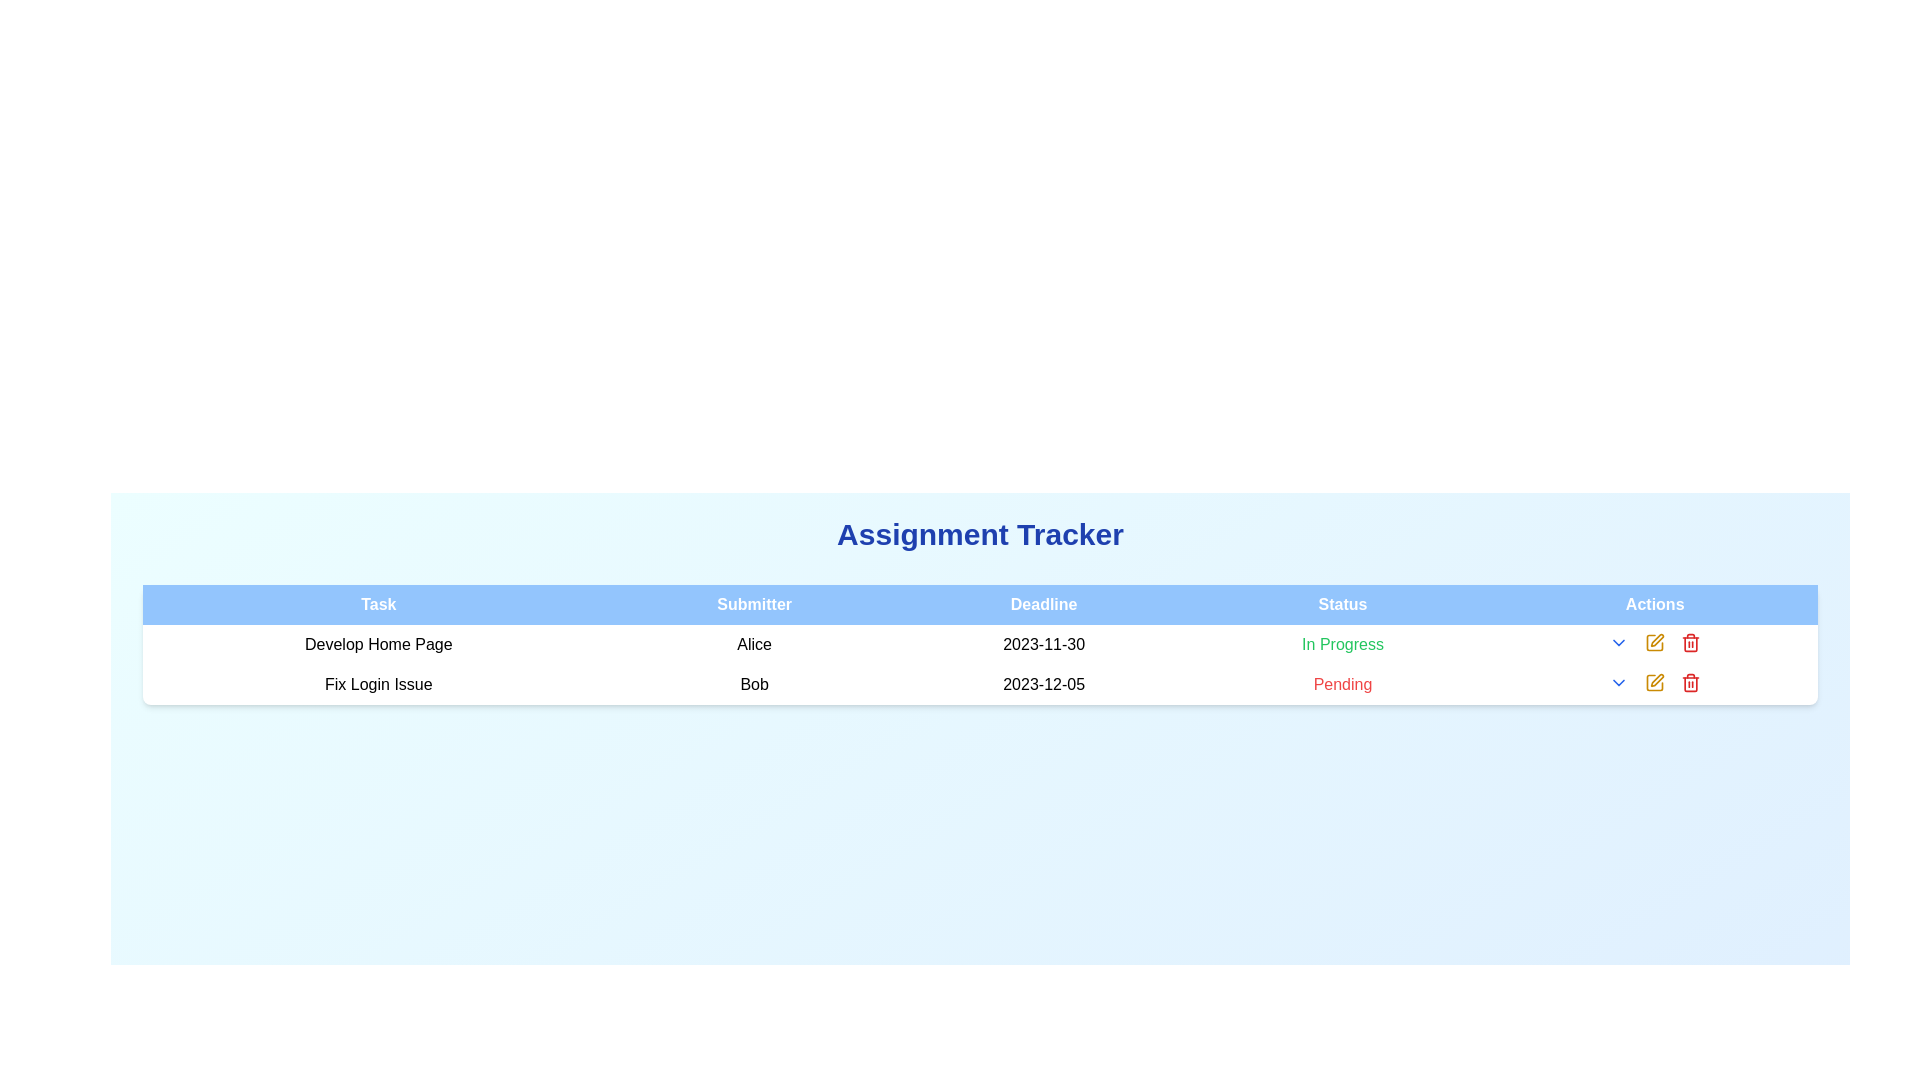  Describe the element at coordinates (378, 644) in the screenshot. I see `text displayed in the 'Task' column, specifically the text 'Develop Home Page' located in the first row of the table` at that location.